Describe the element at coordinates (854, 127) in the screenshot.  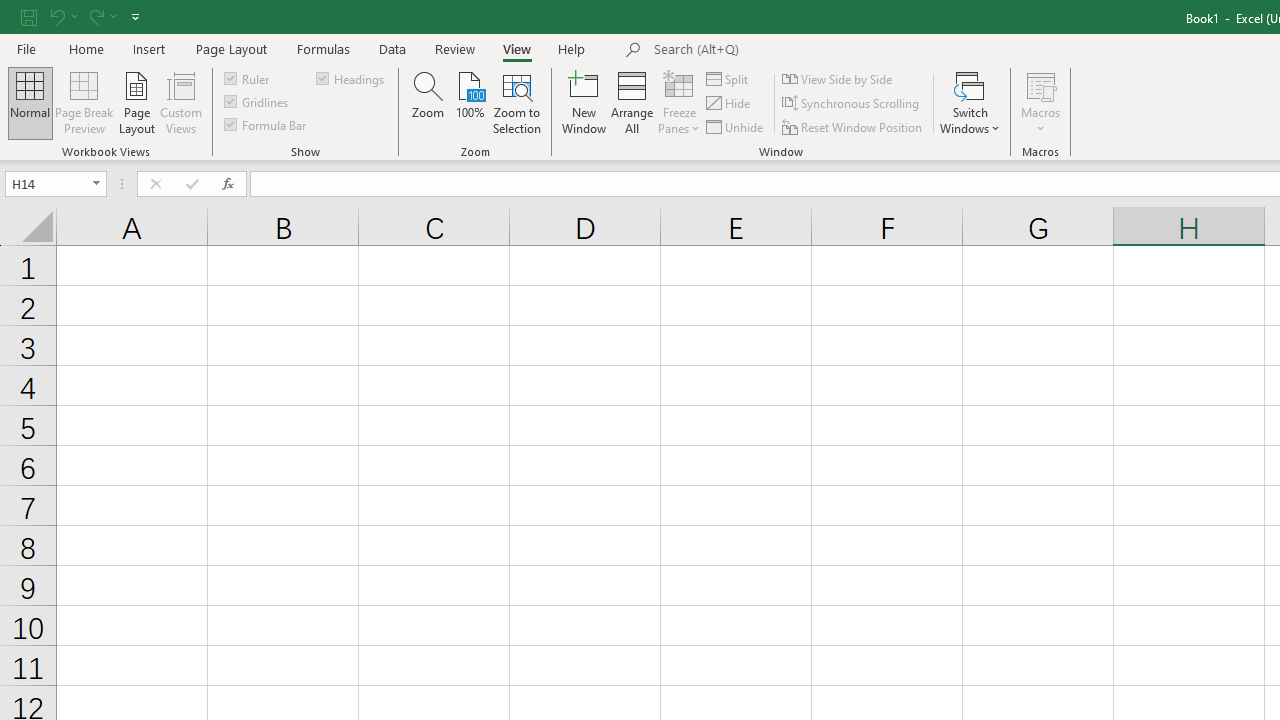
I see `'Reset Window Position'` at that location.